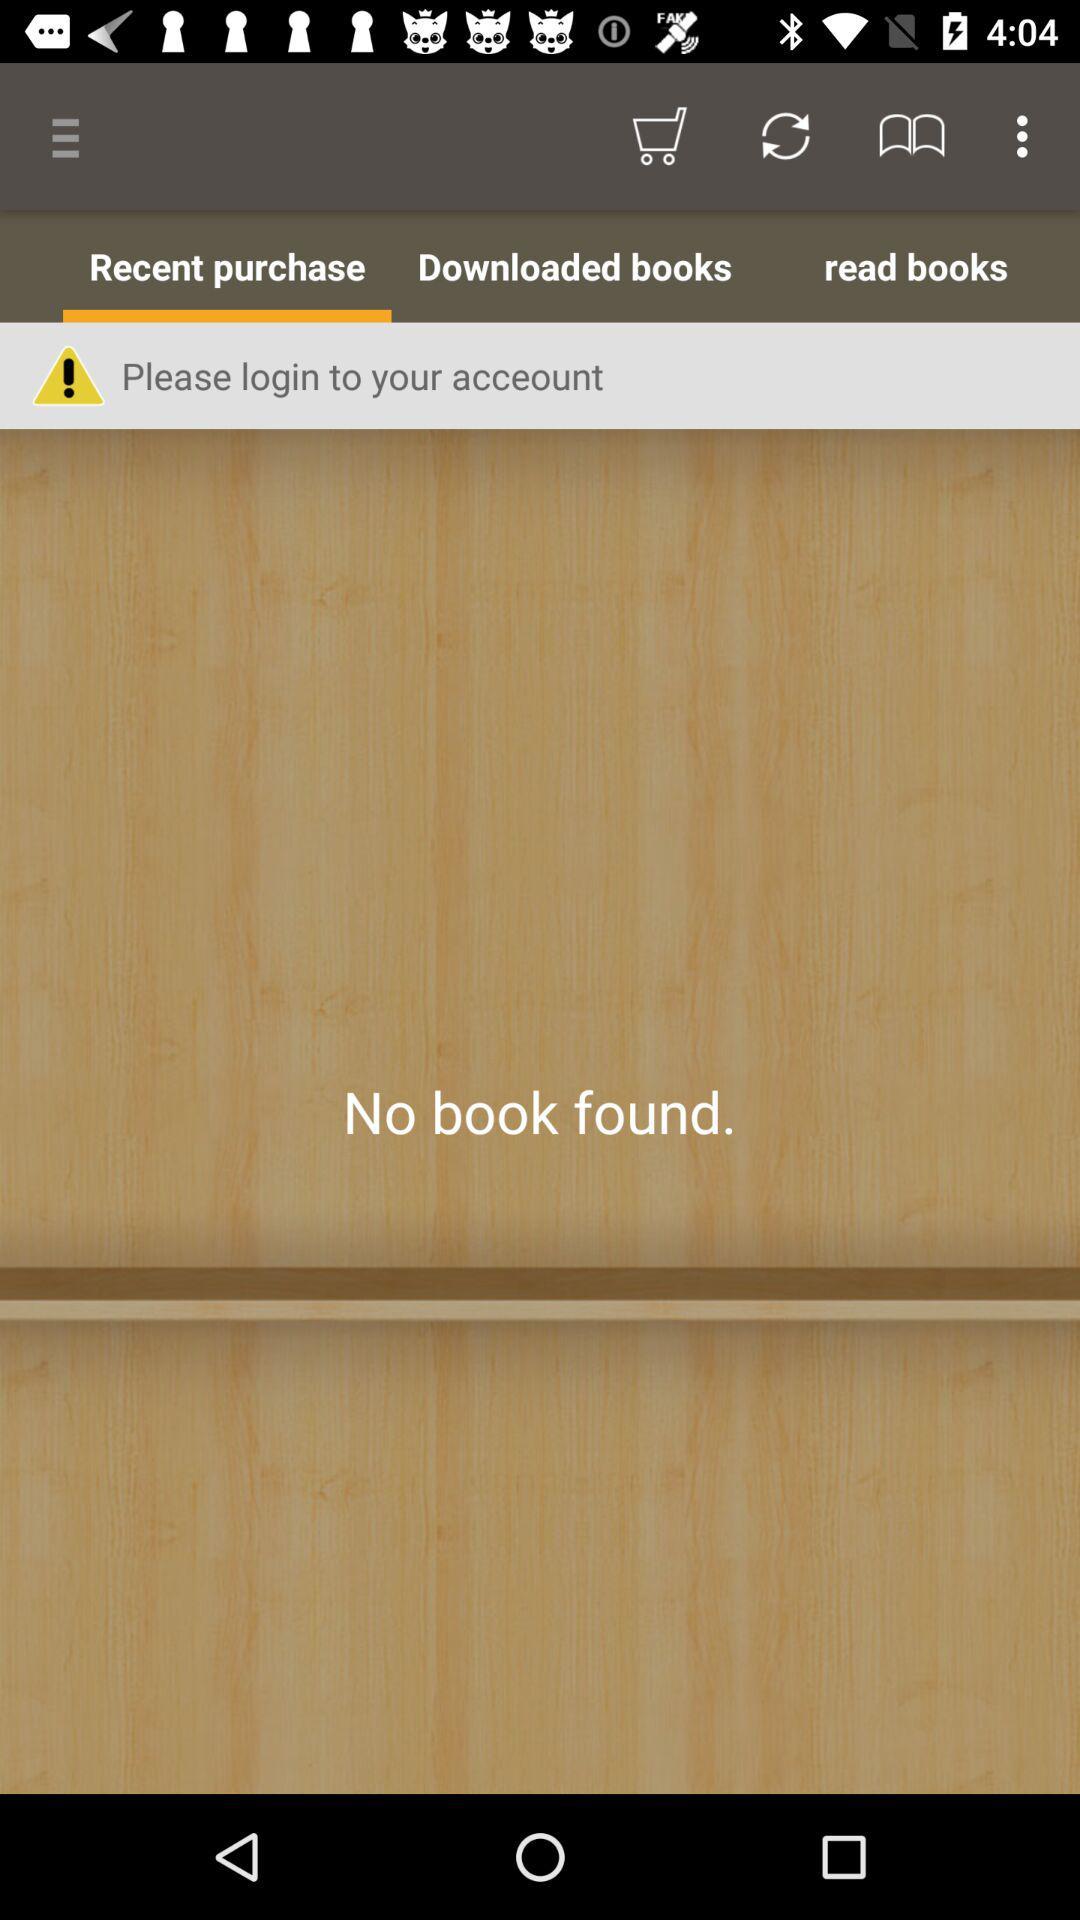 This screenshot has width=1080, height=1920. I want to click on the item to the left of the downloaded books, so click(226, 265).